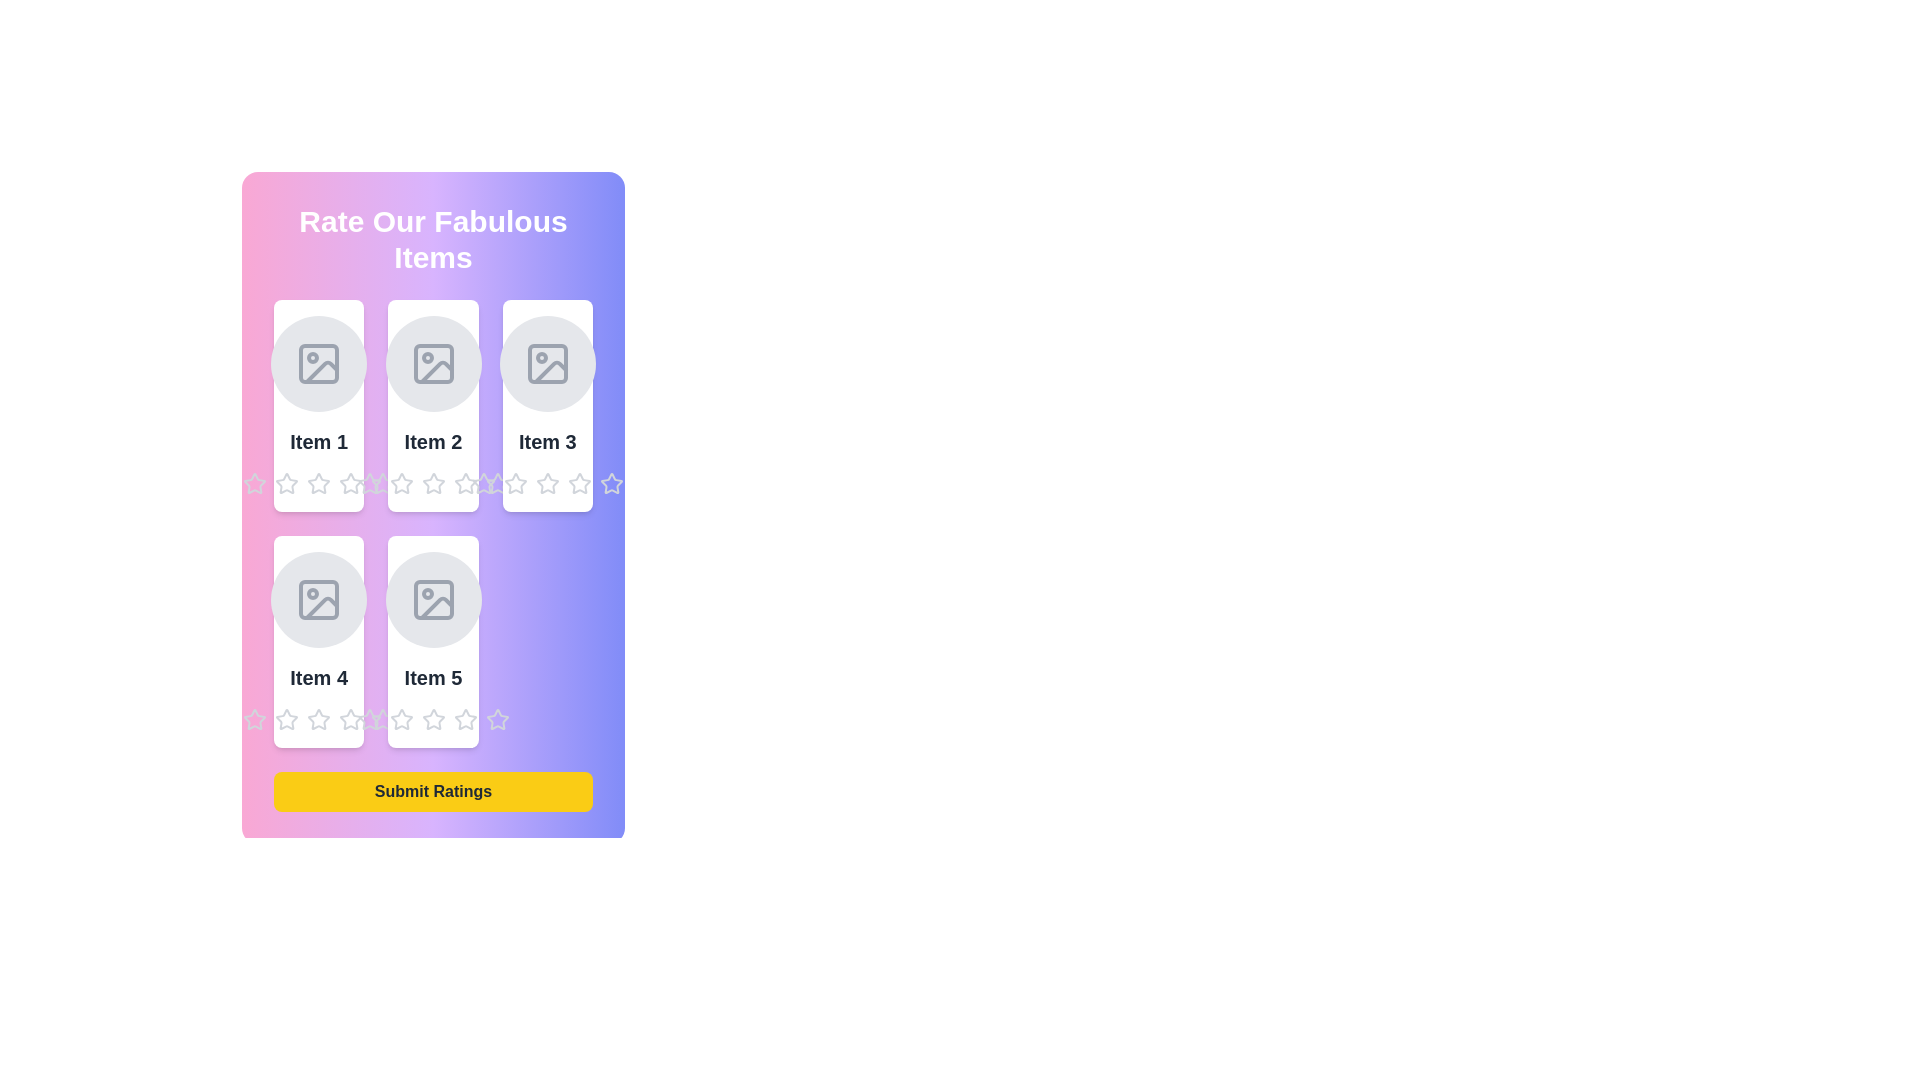  Describe the element at coordinates (547, 363) in the screenshot. I see `the image placeholder for Item 3` at that location.